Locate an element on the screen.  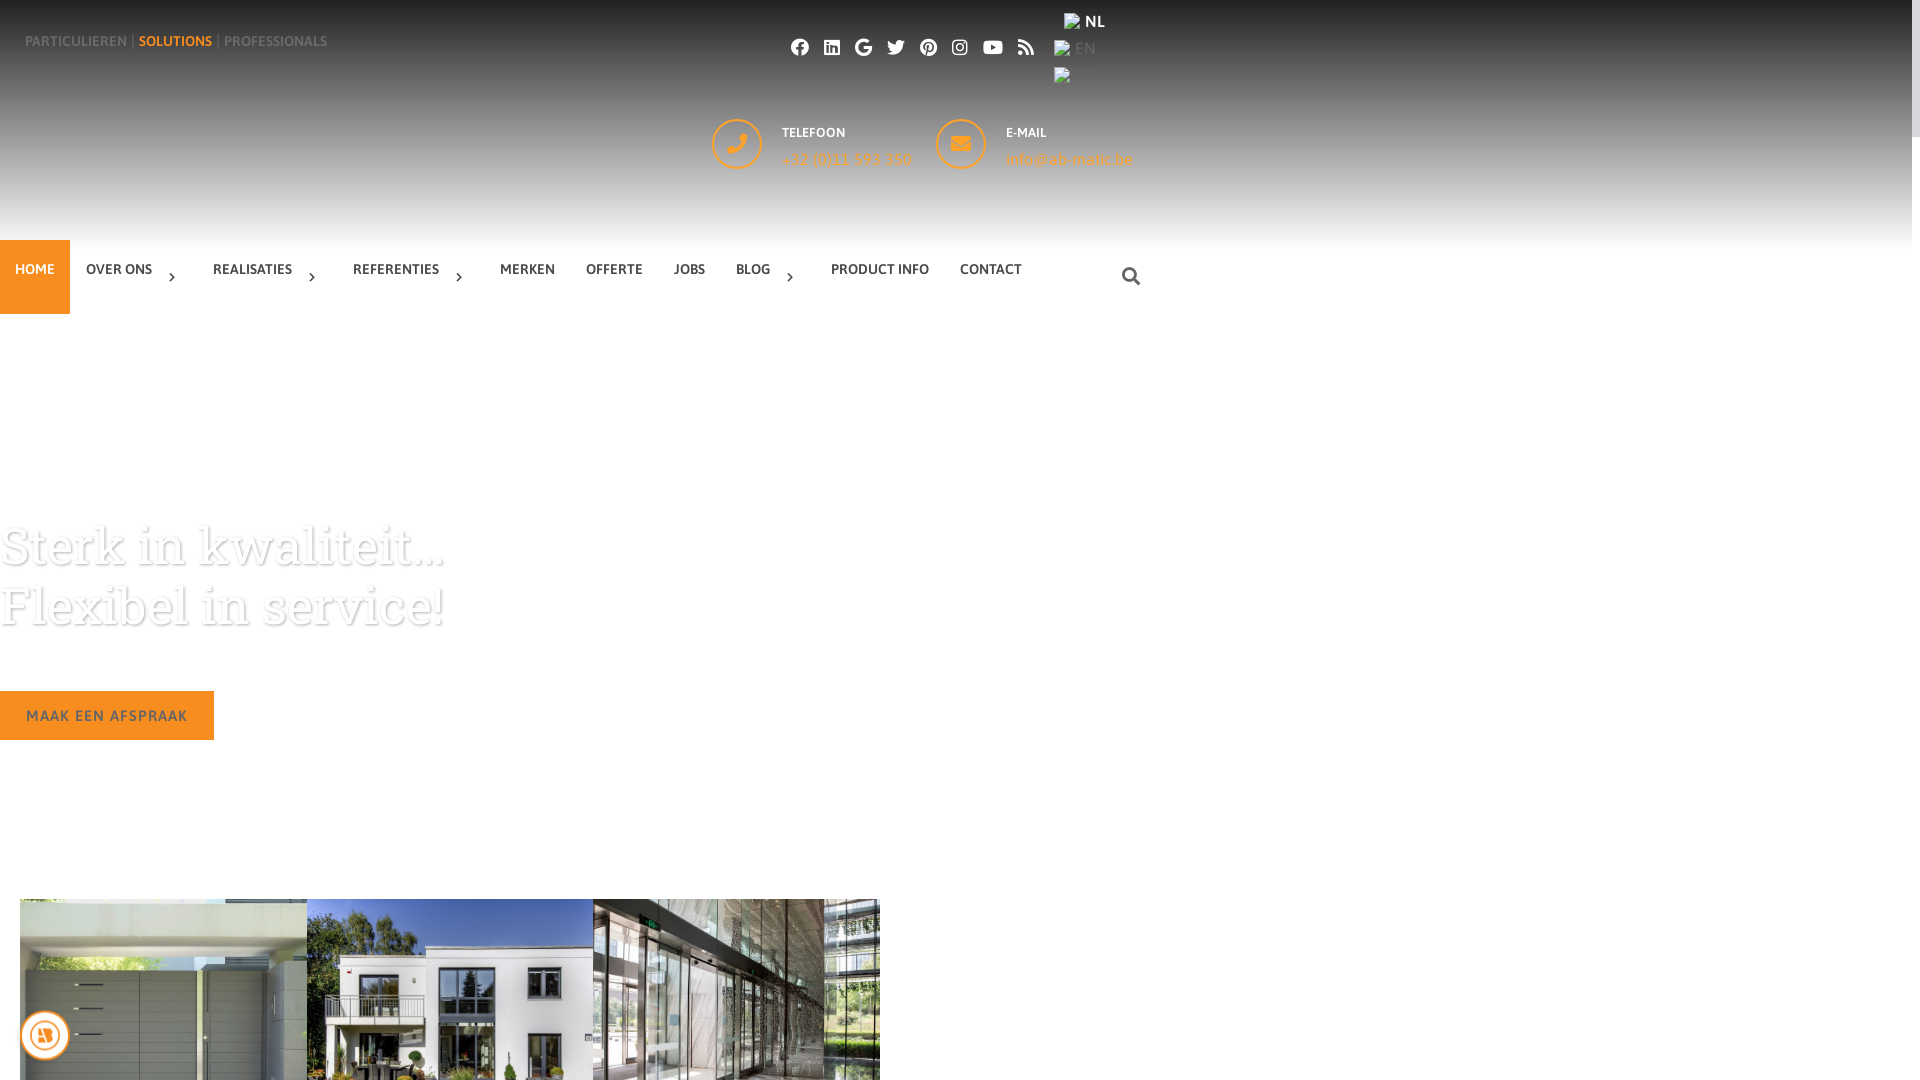
'OVER ONS' is located at coordinates (133, 277).